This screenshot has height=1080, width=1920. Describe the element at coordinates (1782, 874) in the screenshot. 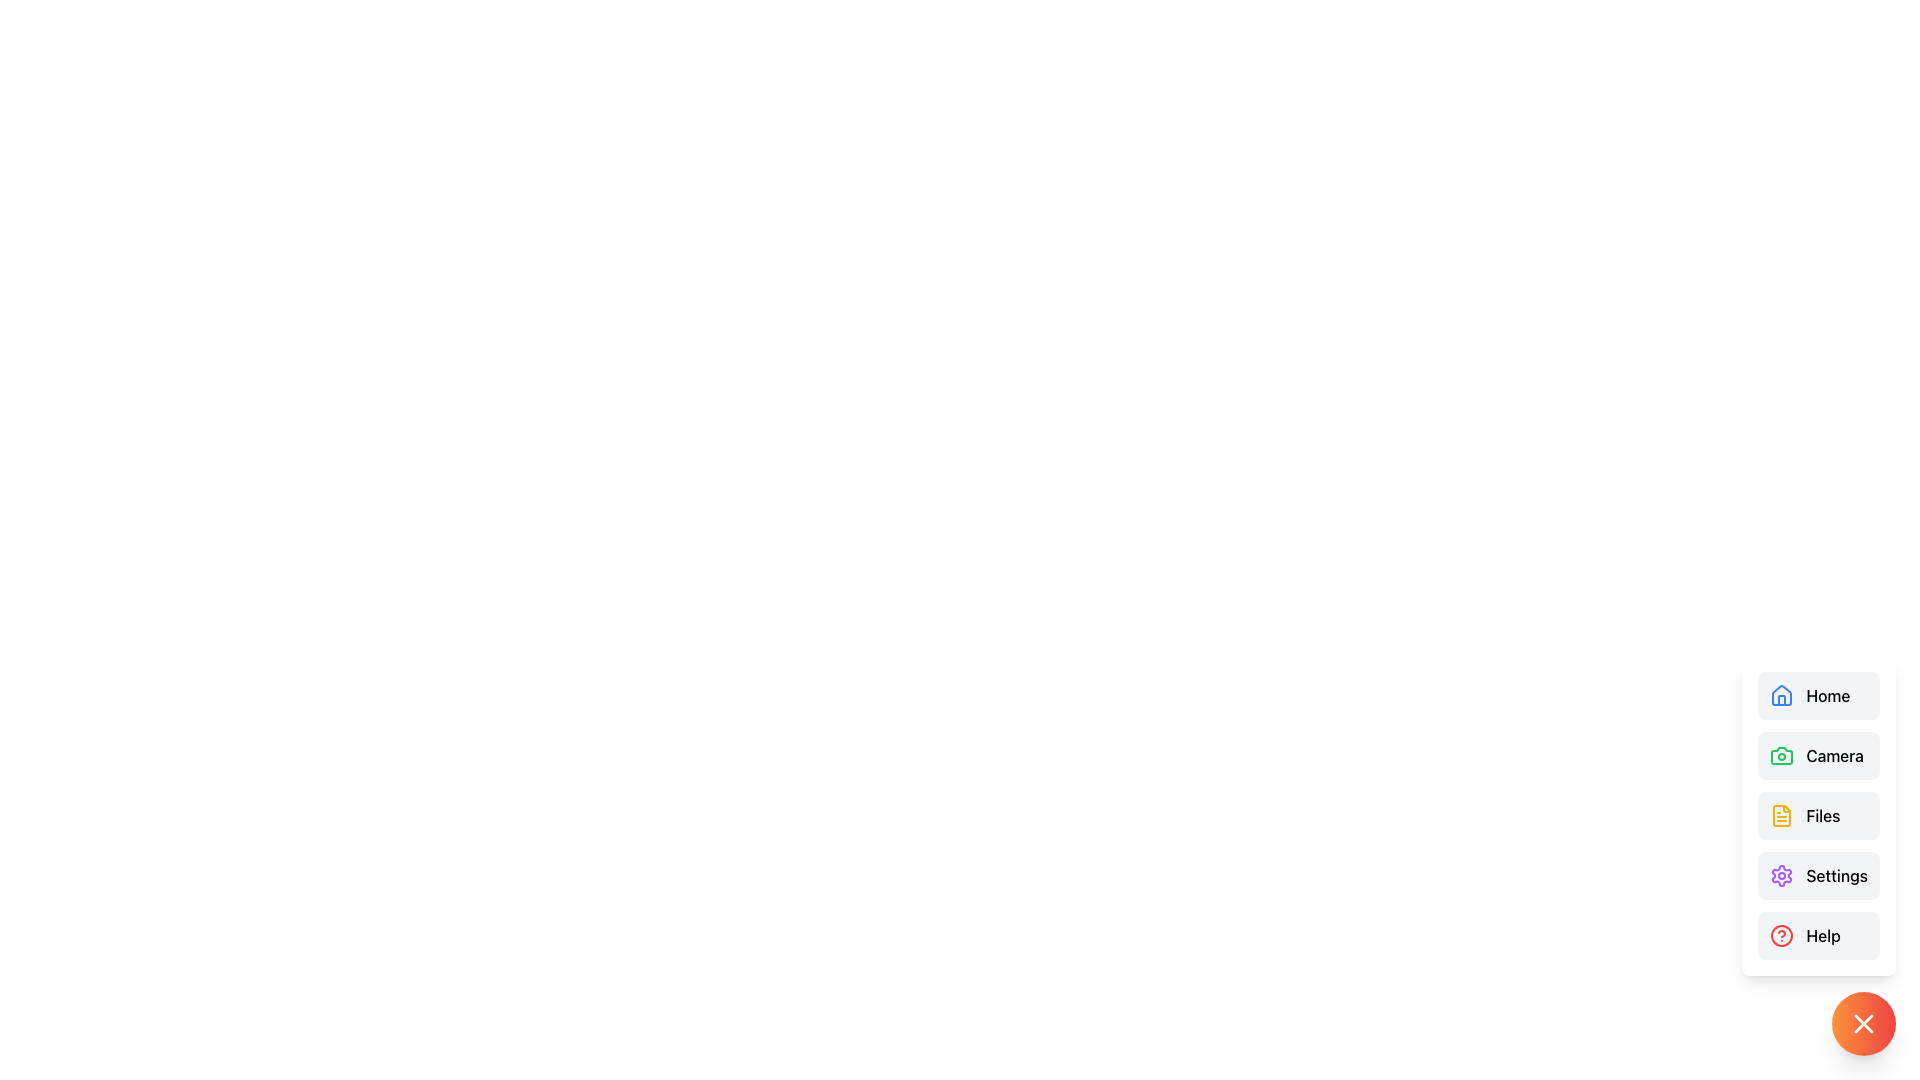

I see `the purple gear icon representing settings located in the lower-right menu` at that location.